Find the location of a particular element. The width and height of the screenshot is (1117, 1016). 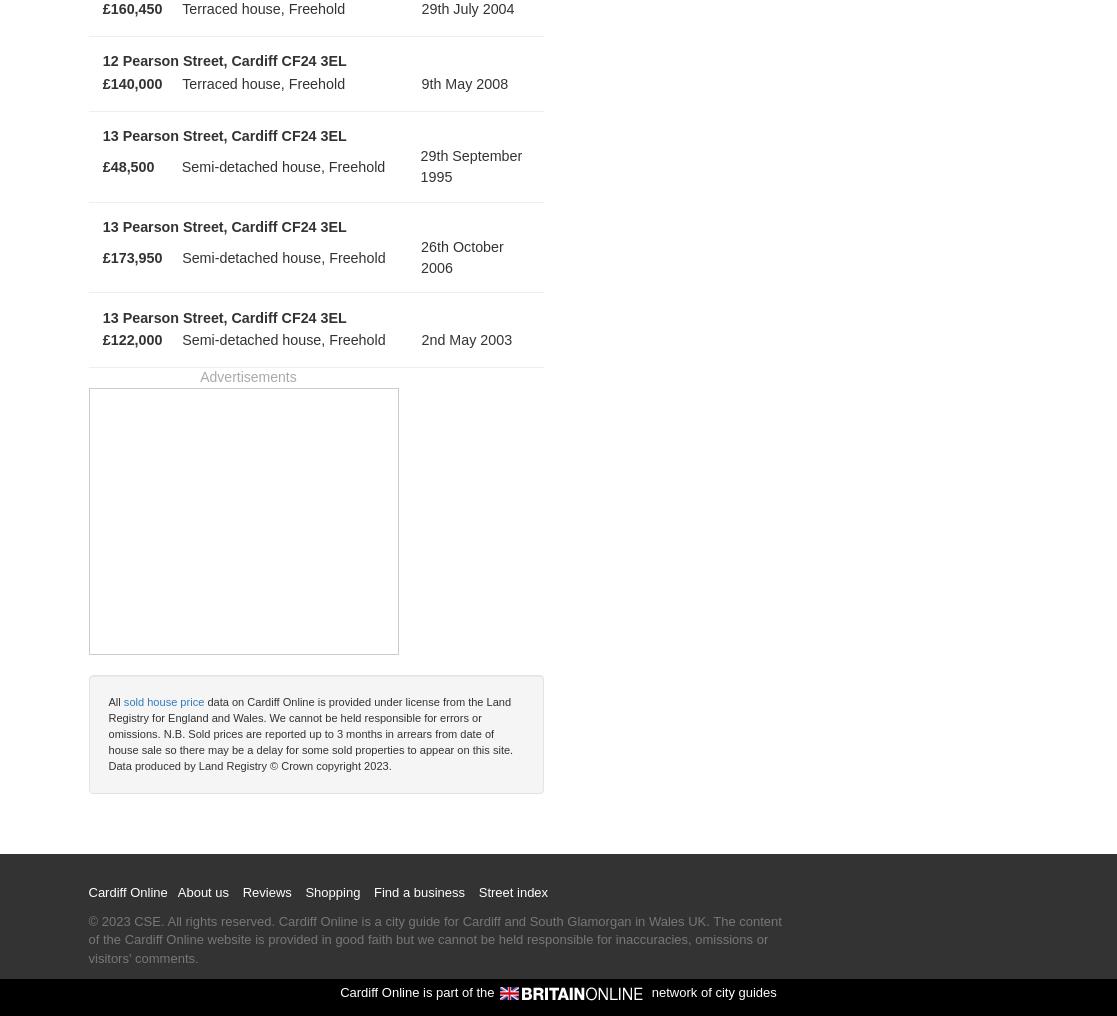

'sold house price' is located at coordinates (163, 701).